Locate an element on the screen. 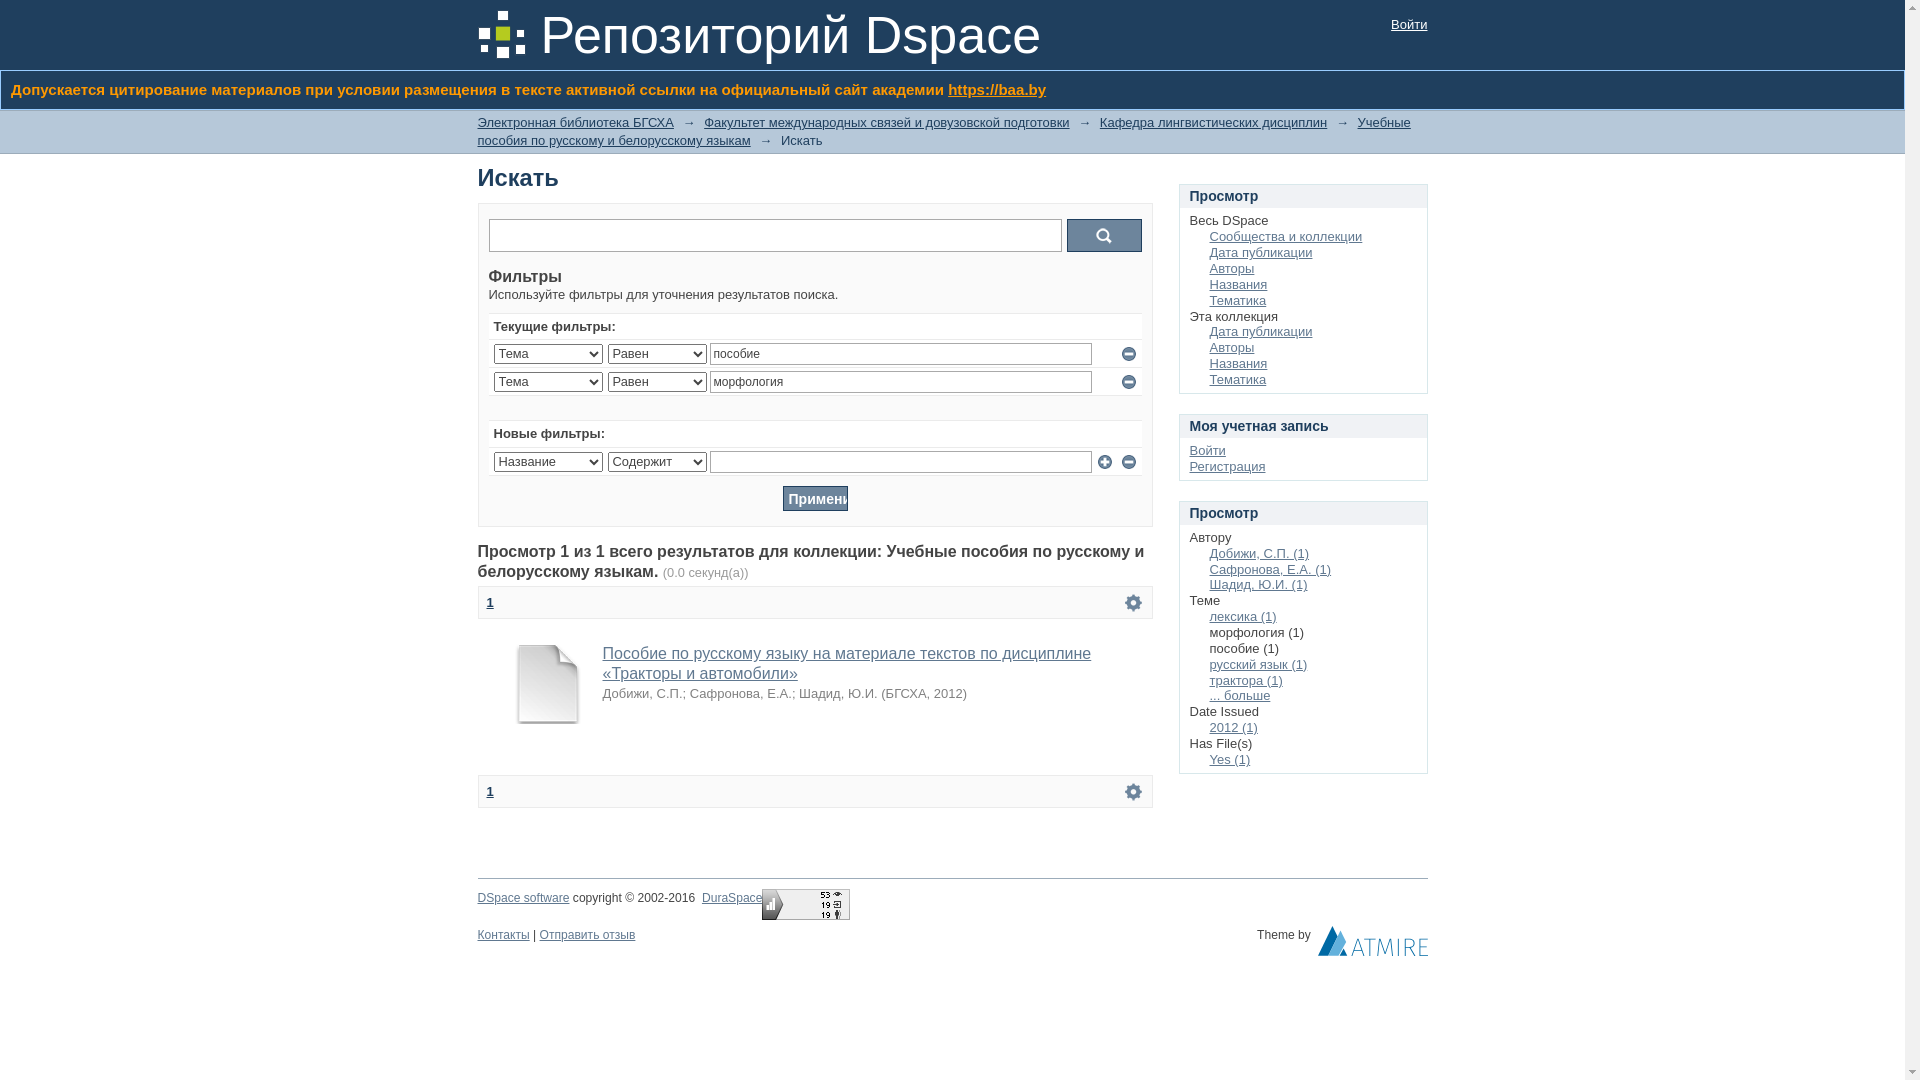 The width and height of the screenshot is (1920, 1080). 'Atmire NV' is located at coordinates (1371, 945).